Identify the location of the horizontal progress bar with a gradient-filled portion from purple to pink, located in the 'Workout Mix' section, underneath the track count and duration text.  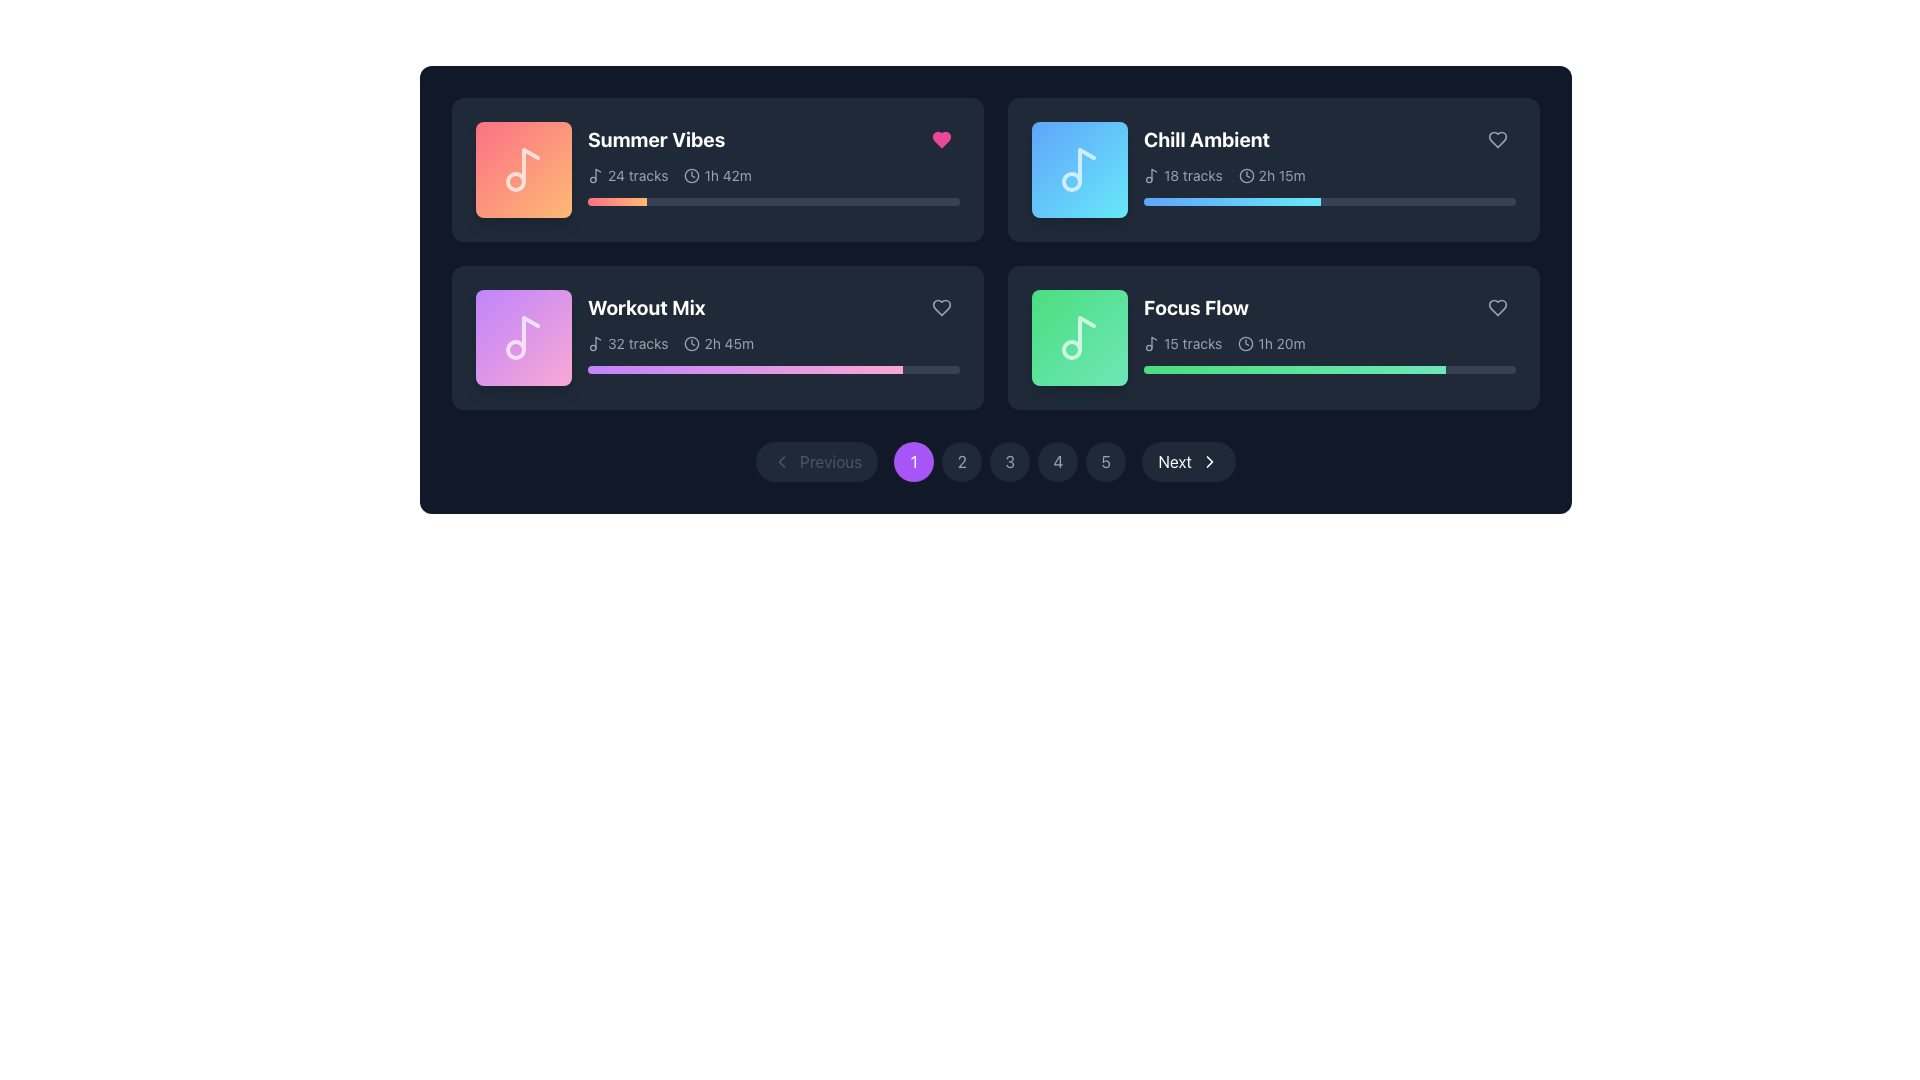
(772, 370).